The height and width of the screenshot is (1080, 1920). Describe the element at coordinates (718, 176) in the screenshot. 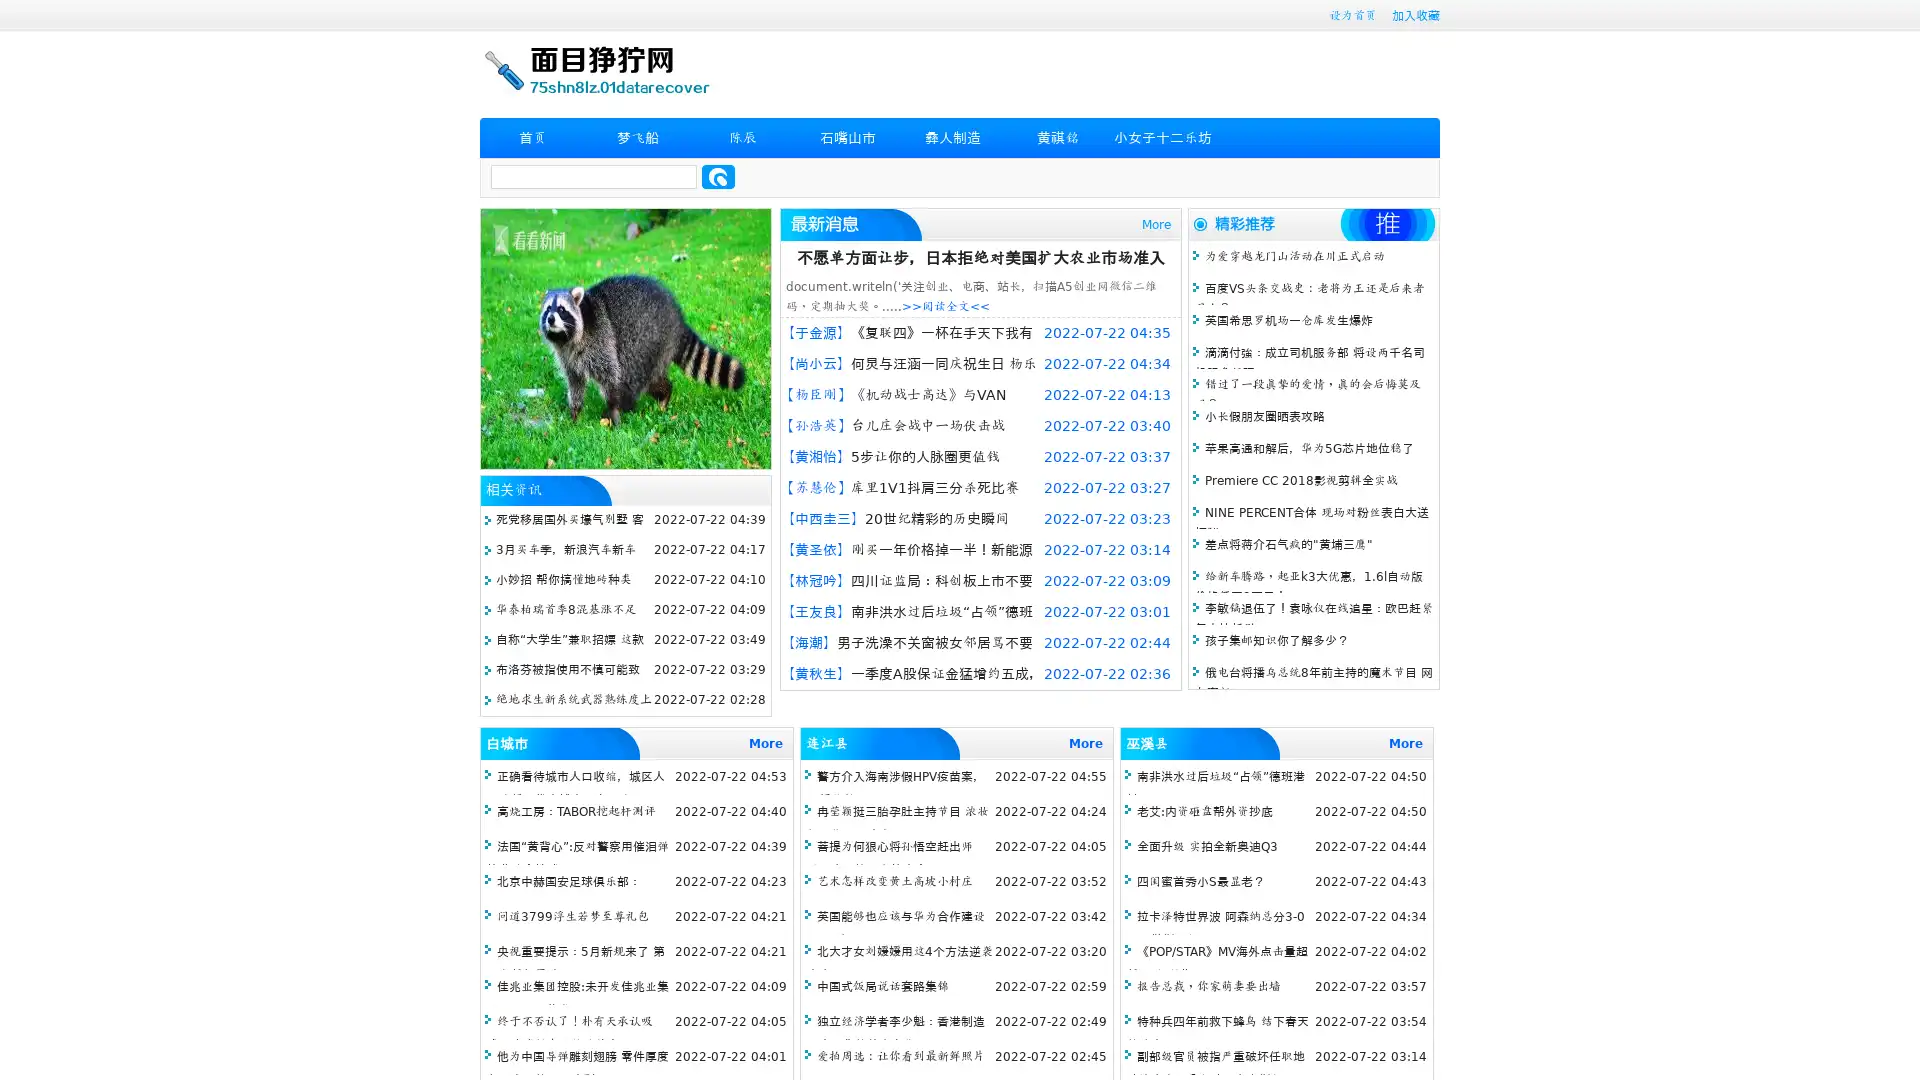

I see `Search` at that location.